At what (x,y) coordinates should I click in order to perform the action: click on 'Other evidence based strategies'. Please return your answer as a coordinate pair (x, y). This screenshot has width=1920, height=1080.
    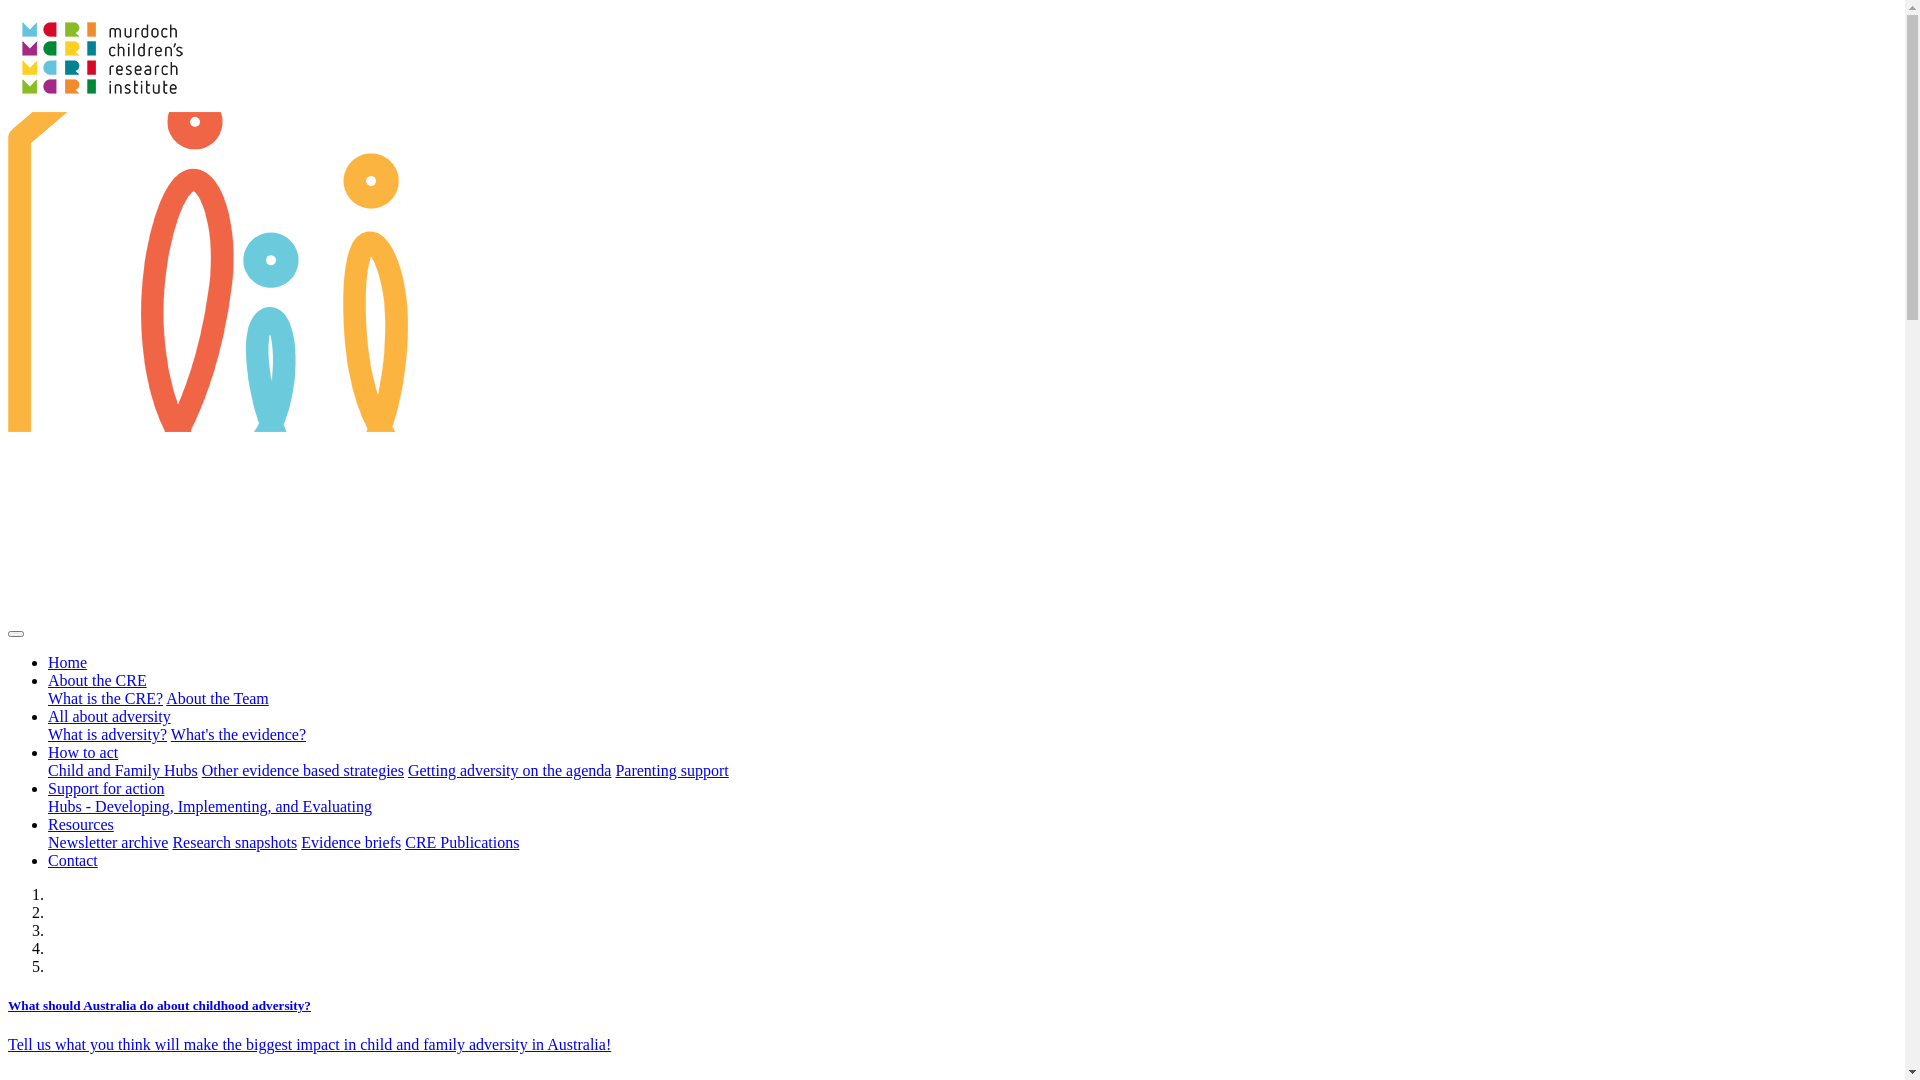
    Looking at the image, I should click on (301, 769).